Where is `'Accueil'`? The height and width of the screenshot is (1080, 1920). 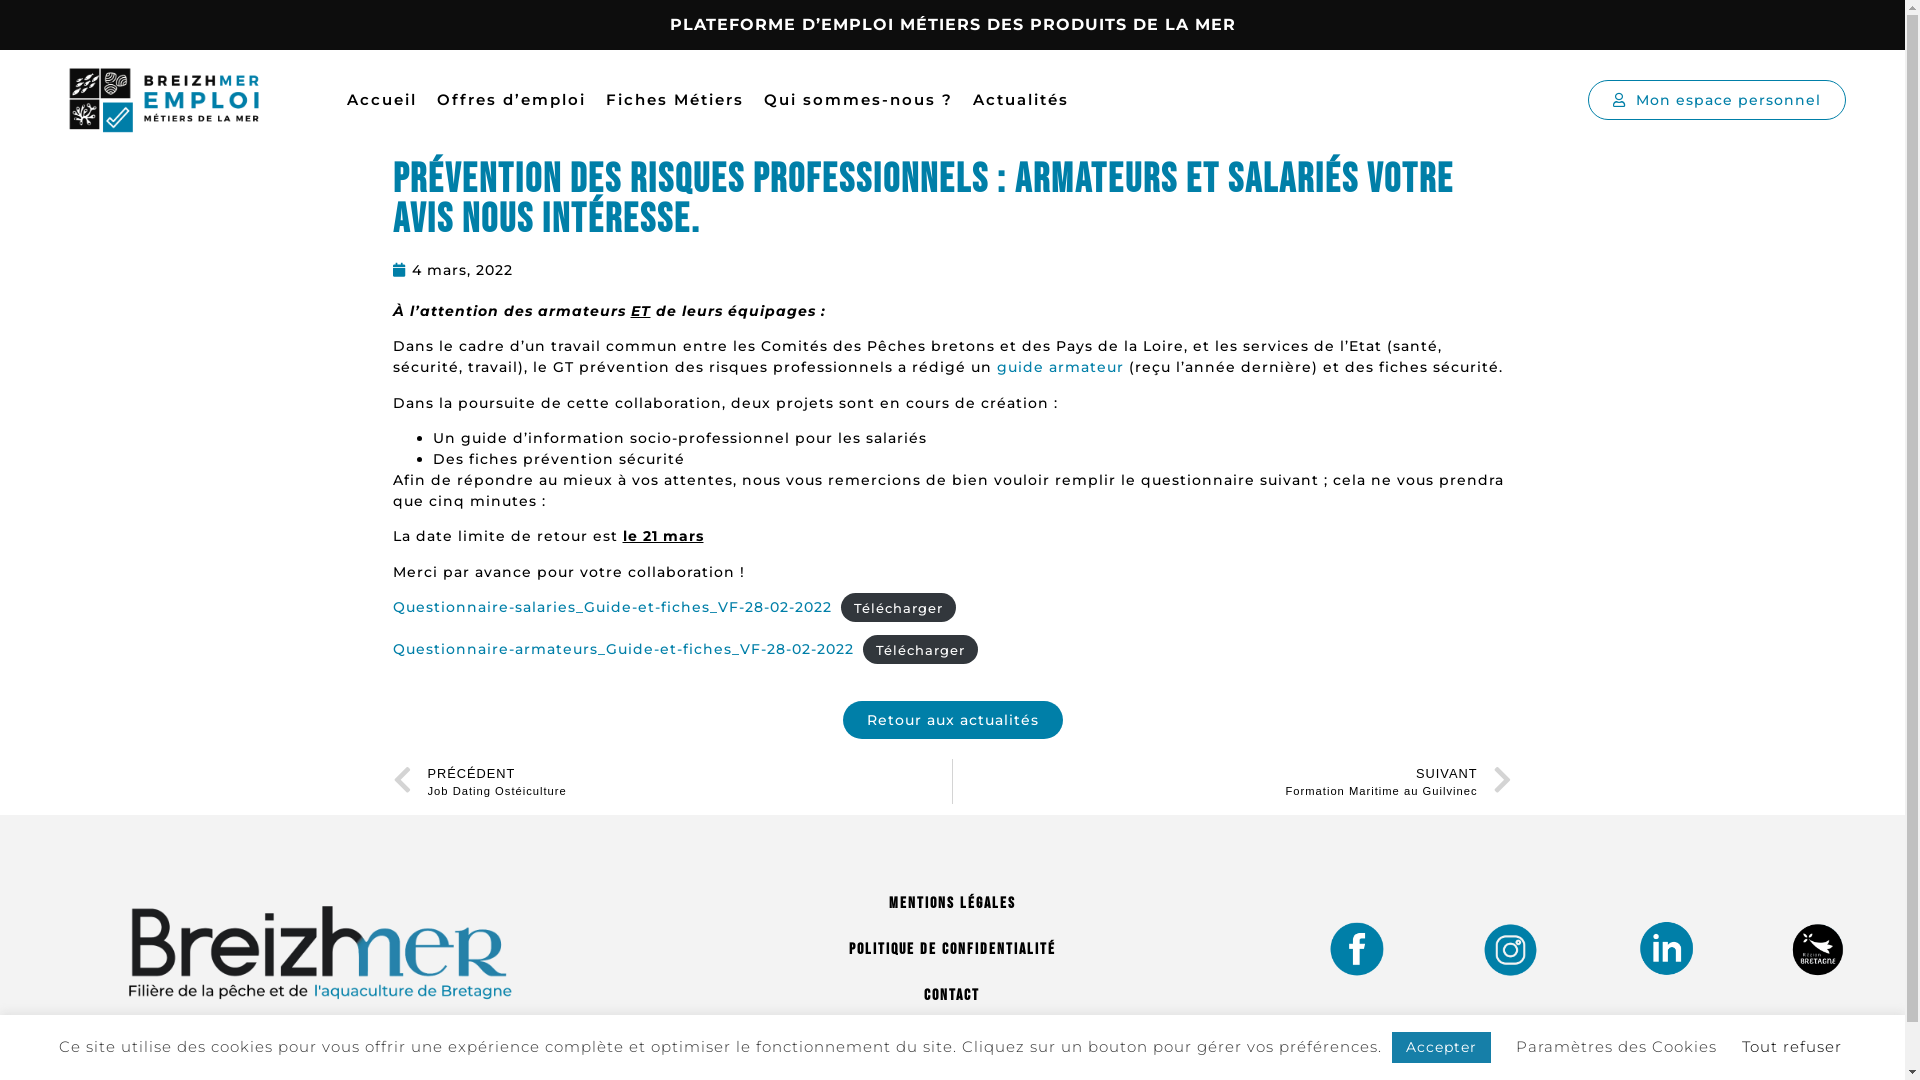 'Accueil' is located at coordinates (382, 100).